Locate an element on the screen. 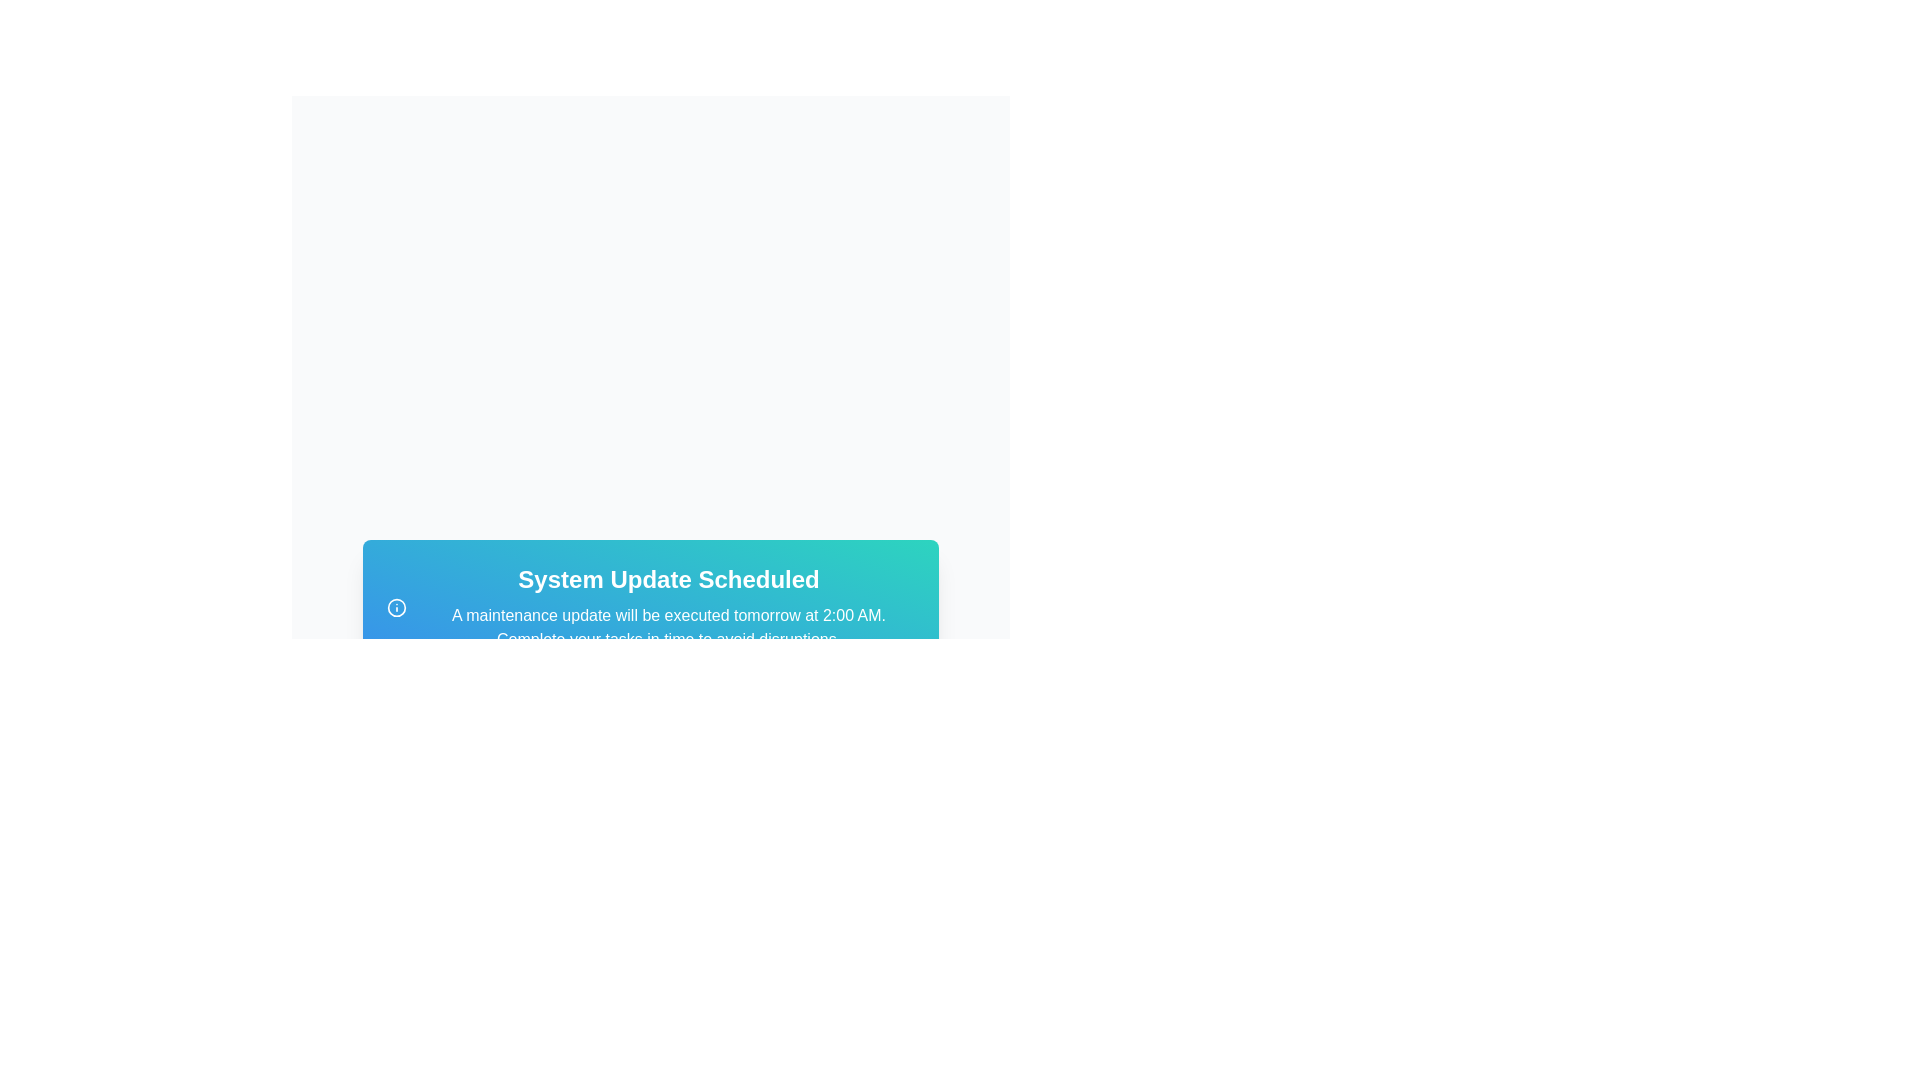 Image resolution: width=1920 pixels, height=1080 pixels. the text block that informs users about an upcoming system maintenance update is located at coordinates (651, 607).